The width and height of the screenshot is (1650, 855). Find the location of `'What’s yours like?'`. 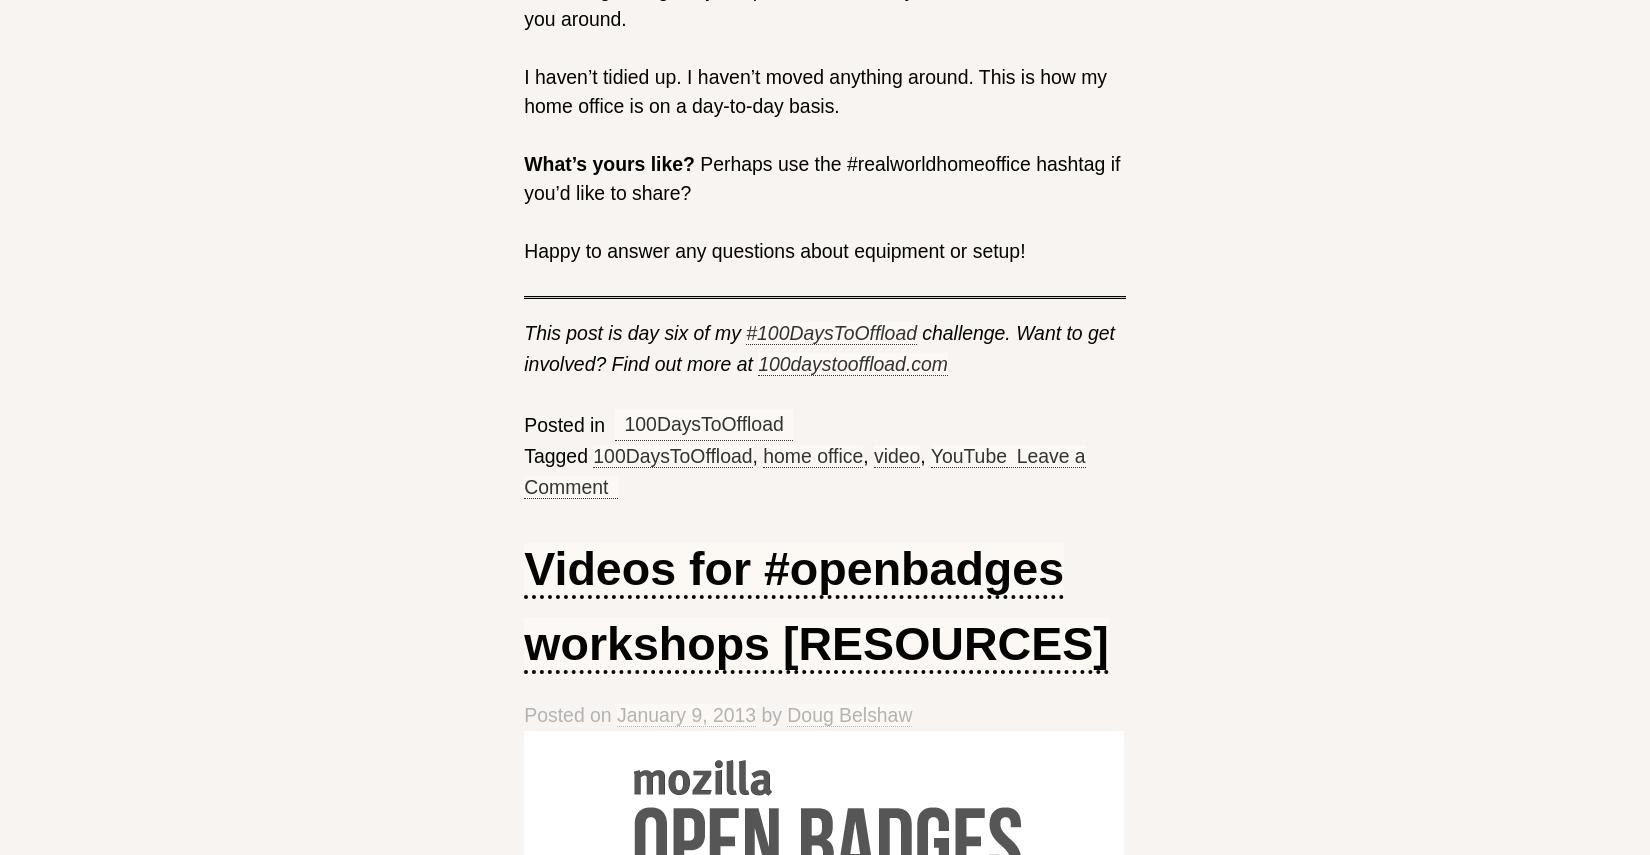

'What’s yours like?' is located at coordinates (608, 163).